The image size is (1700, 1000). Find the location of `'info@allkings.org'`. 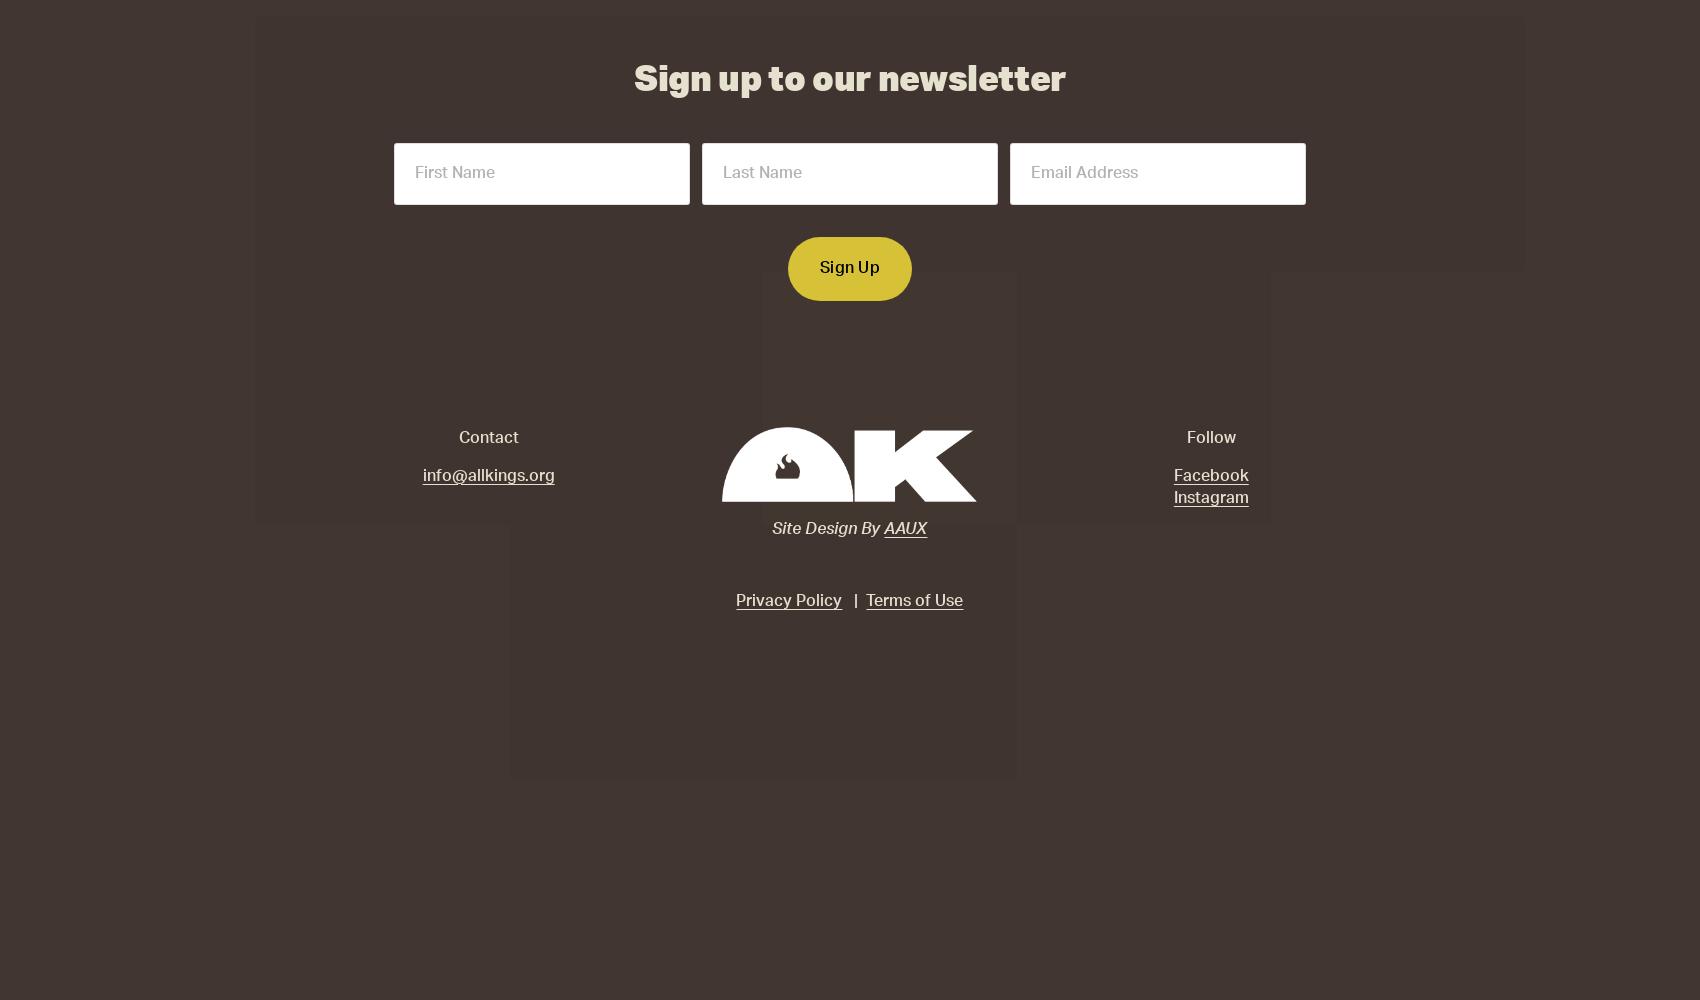

'info@allkings.org' is located at coordinates (488, 474).